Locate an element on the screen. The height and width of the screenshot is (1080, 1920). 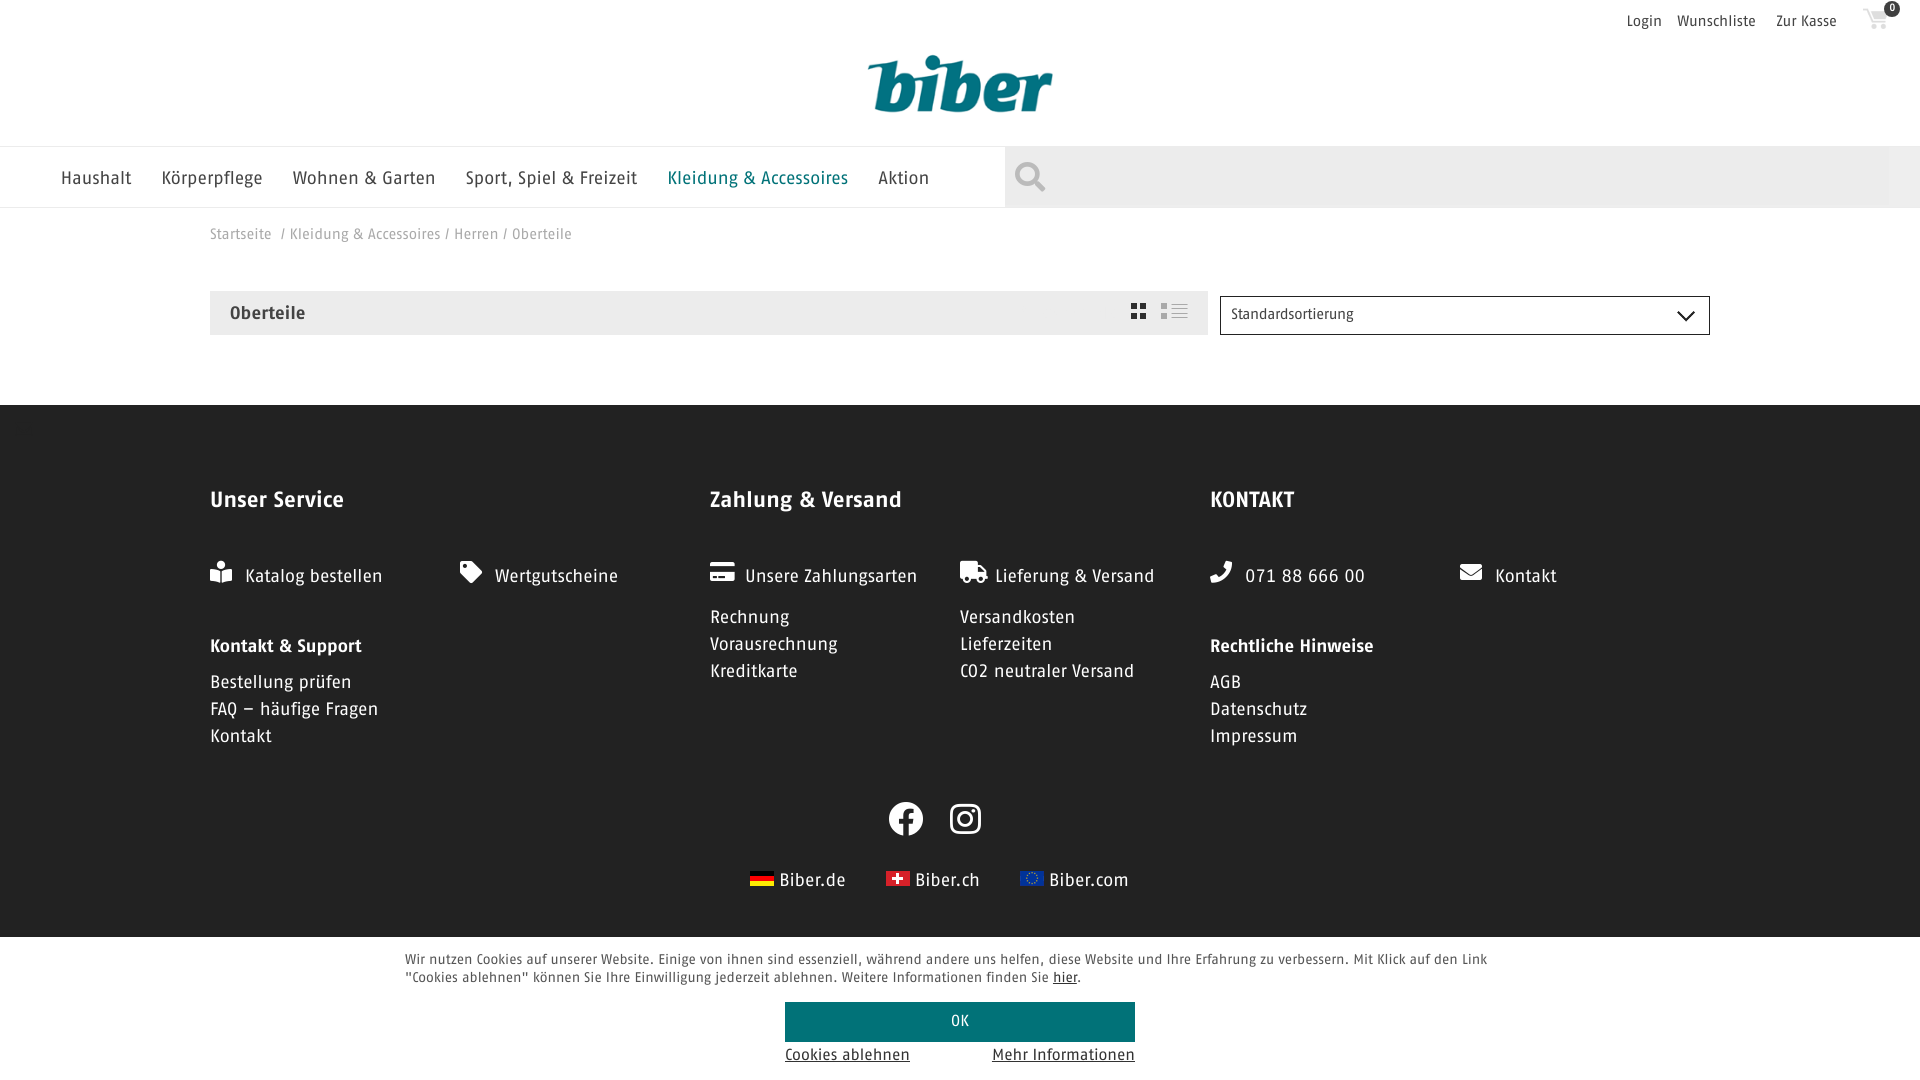
'Login' is located at coordinates (1647, 23).